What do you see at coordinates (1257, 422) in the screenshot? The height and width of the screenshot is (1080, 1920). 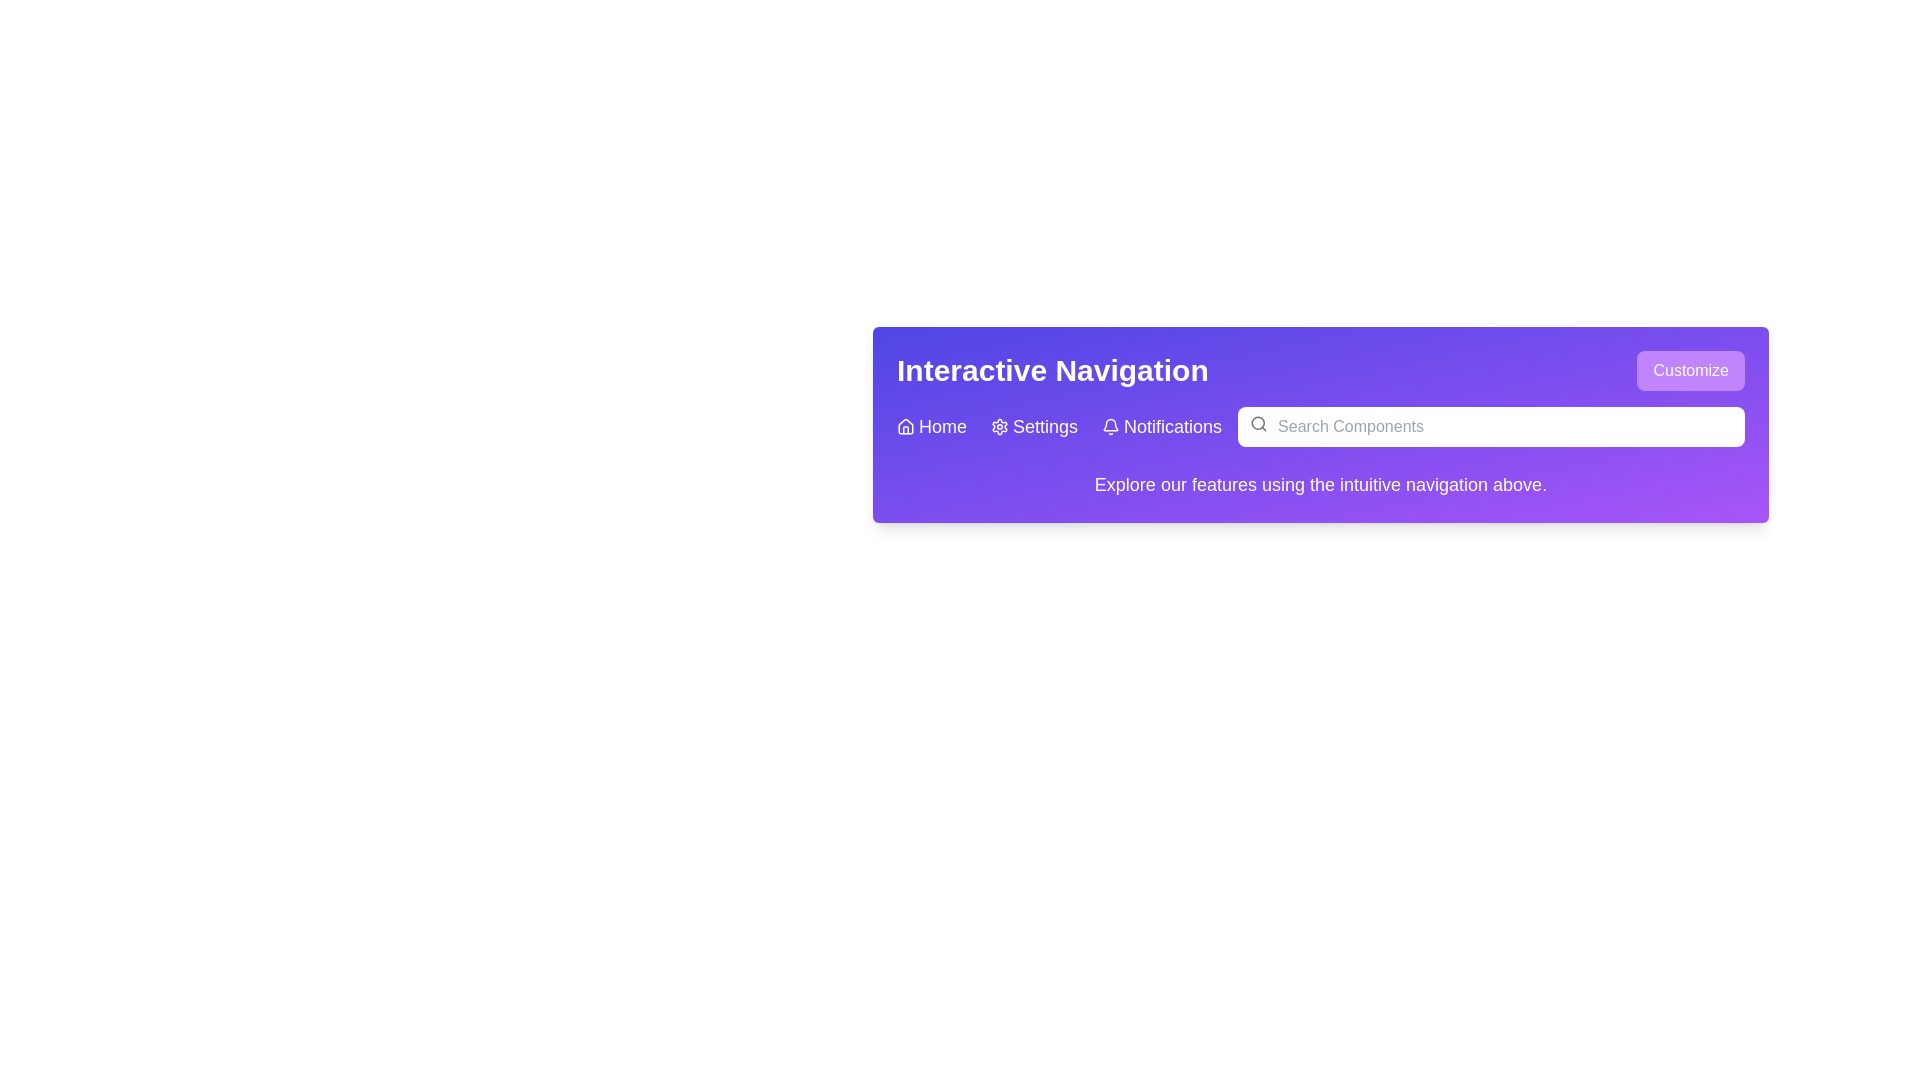 I see `the circular graphic element that is part of the search icon in the header bar, positioned to the right of the navigation buttons and adjacent to the search input field` at bounding box center [1257, 422].